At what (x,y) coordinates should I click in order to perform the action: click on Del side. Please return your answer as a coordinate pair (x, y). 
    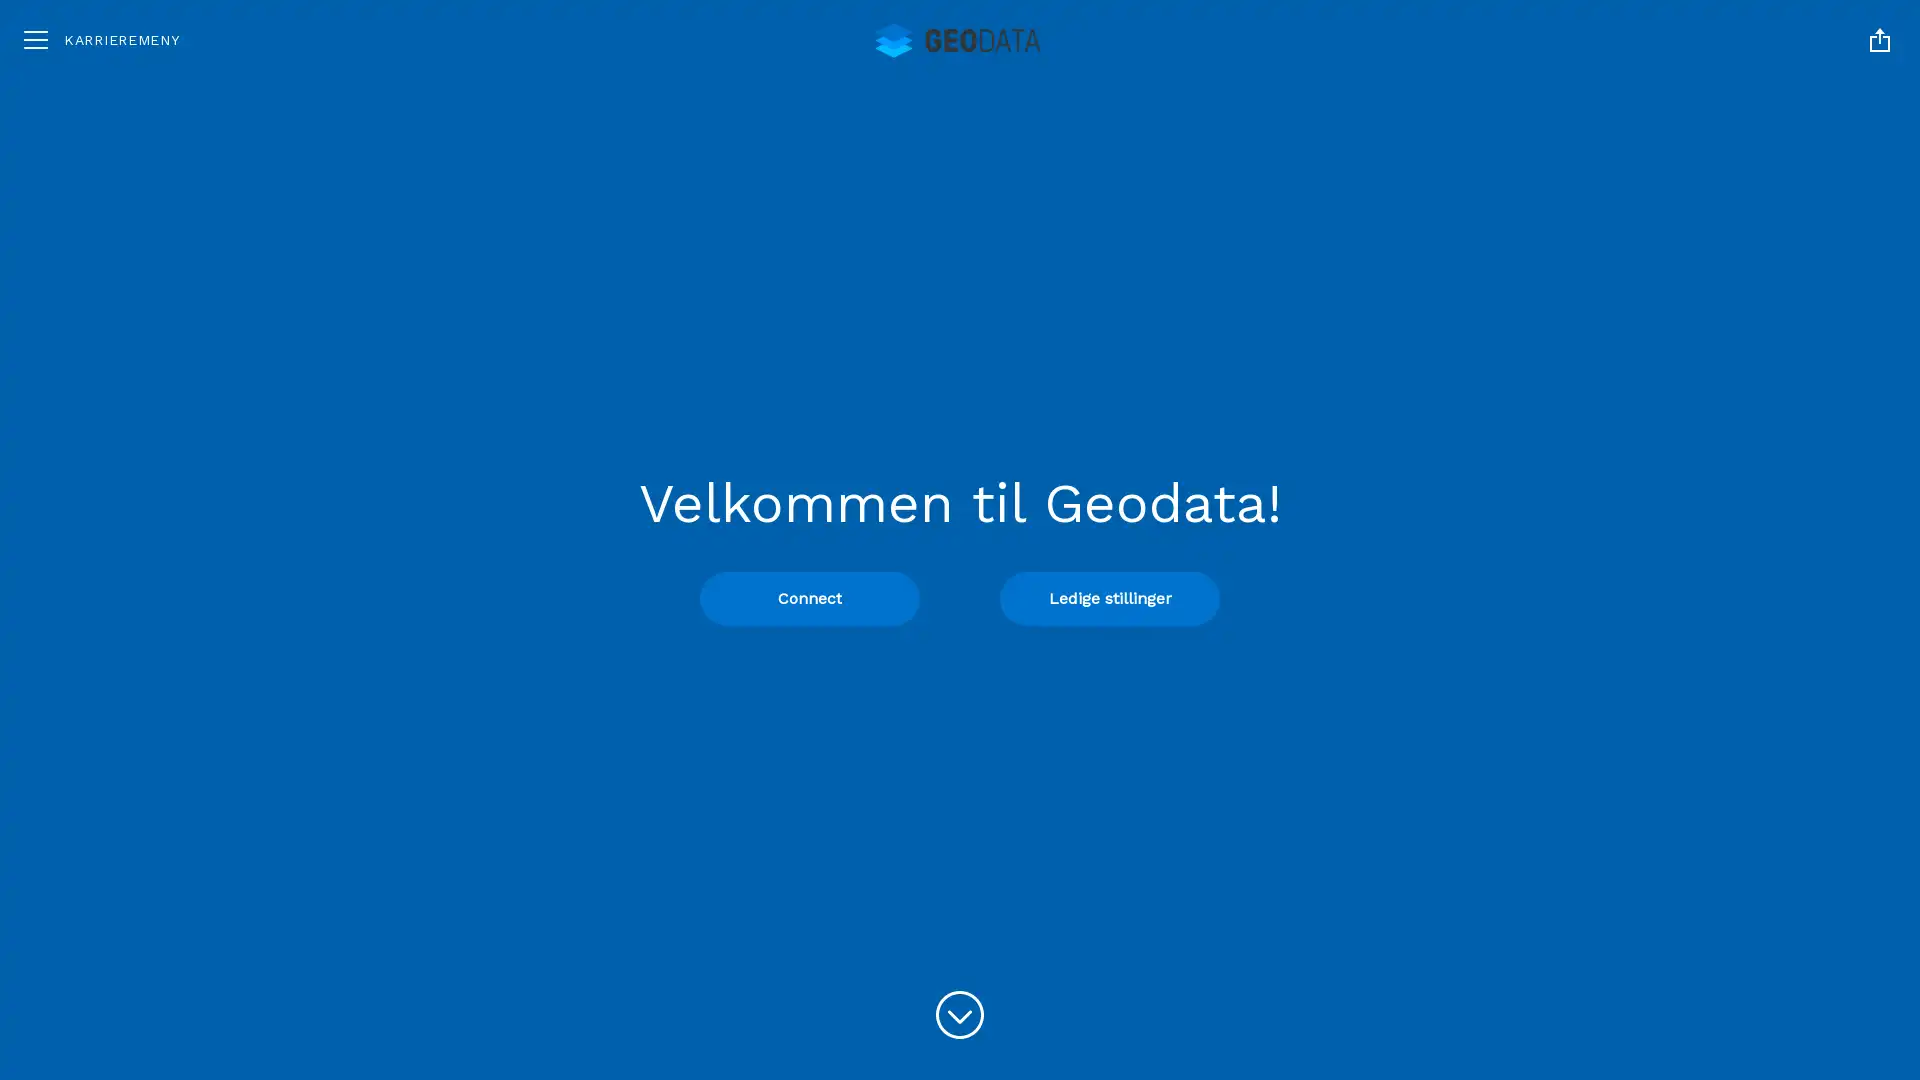
    Looking at the image, I should click on (1879, 39).